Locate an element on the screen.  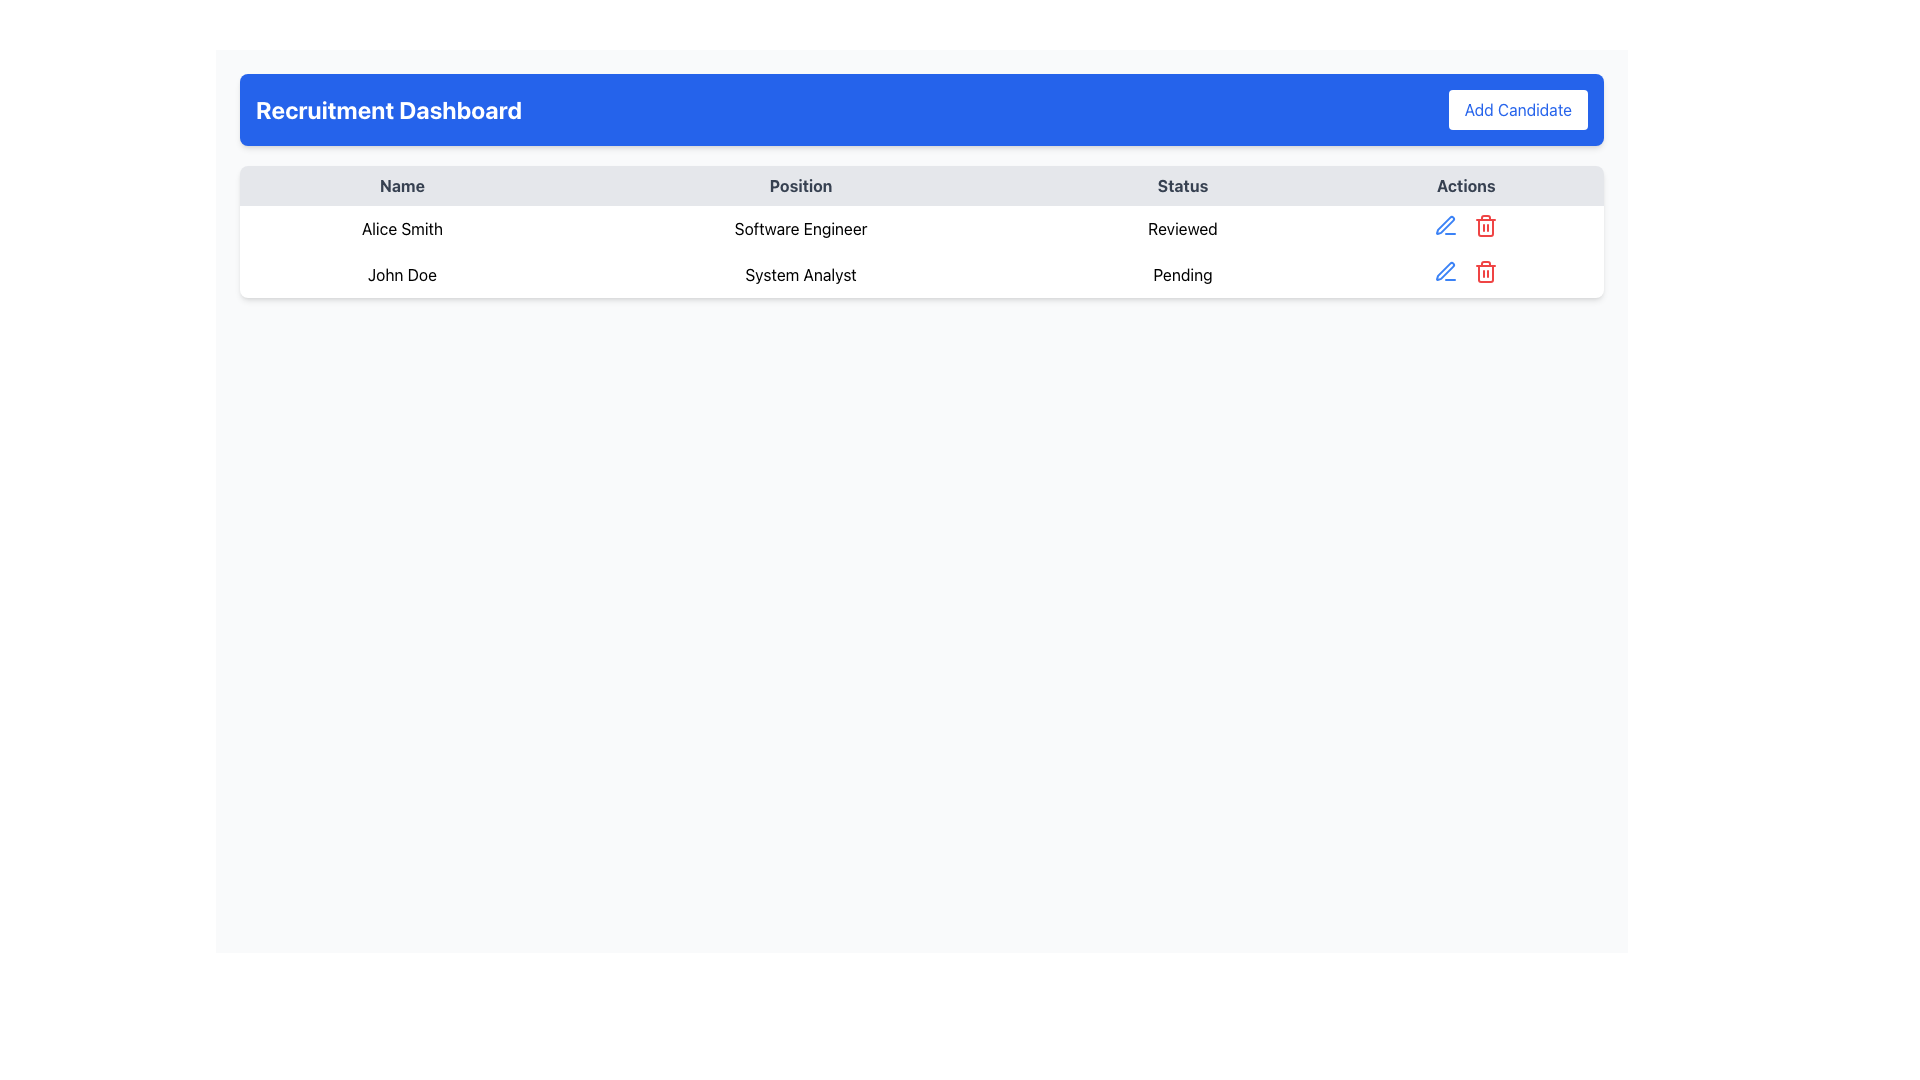
the static text label that displays 'Pending' in black font, located in the Status column of the table row for 'John Doe' as a System Analyst is located at coordinates (1182, 274).